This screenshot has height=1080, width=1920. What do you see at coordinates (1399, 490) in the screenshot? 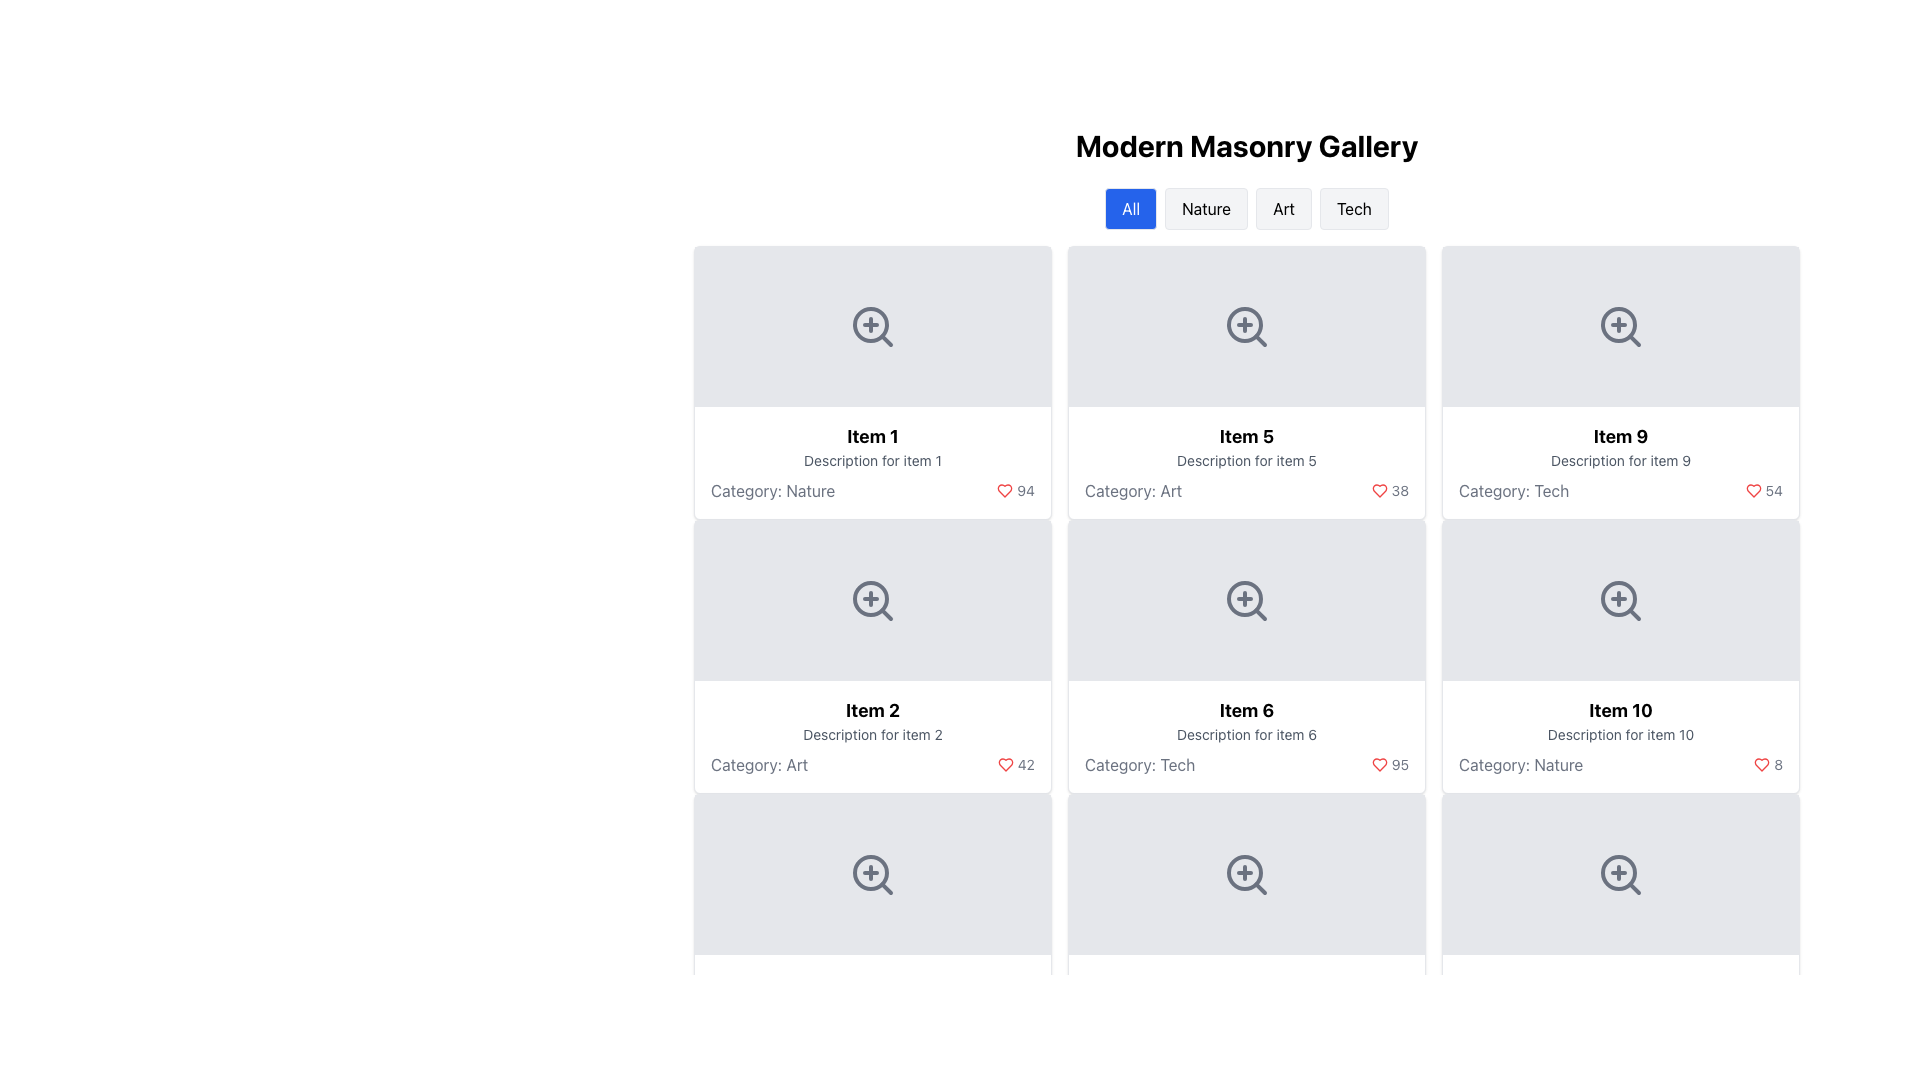
I see `the text display element showing the number '38', which is associated with a red heart icon and part of the like count for 'Item 5'` at bounding box center [1399, 490].